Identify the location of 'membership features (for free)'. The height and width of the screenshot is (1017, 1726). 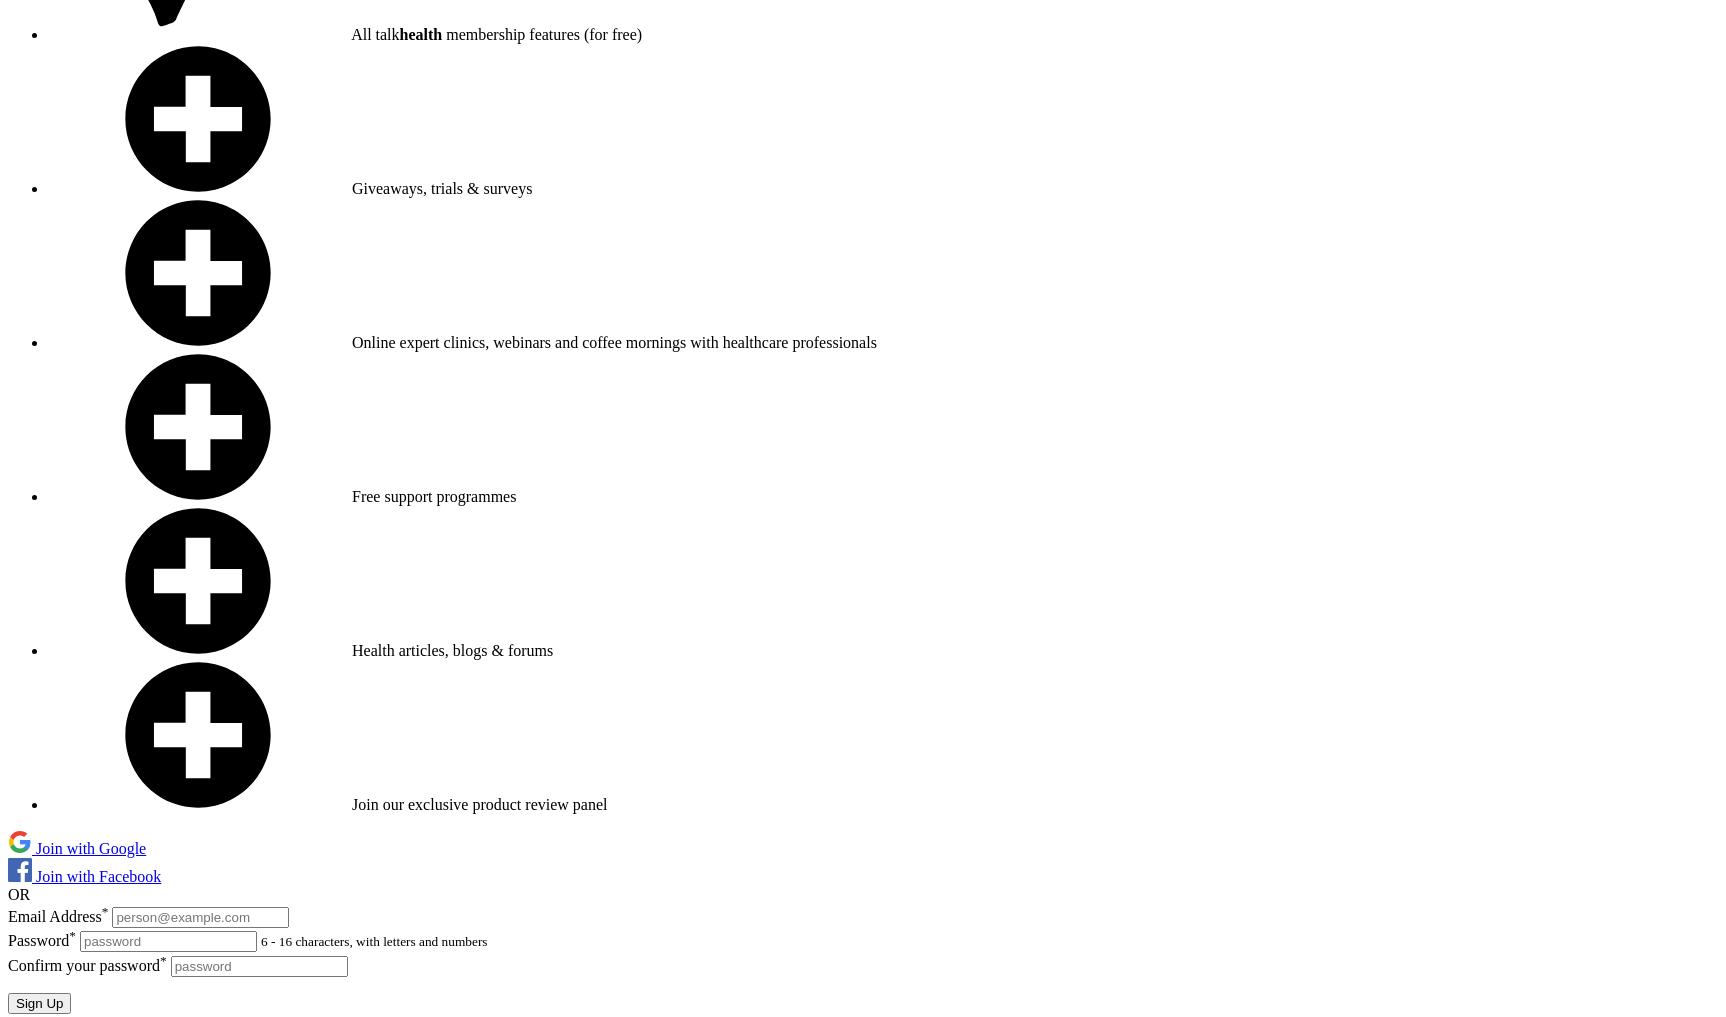
(541, 32).